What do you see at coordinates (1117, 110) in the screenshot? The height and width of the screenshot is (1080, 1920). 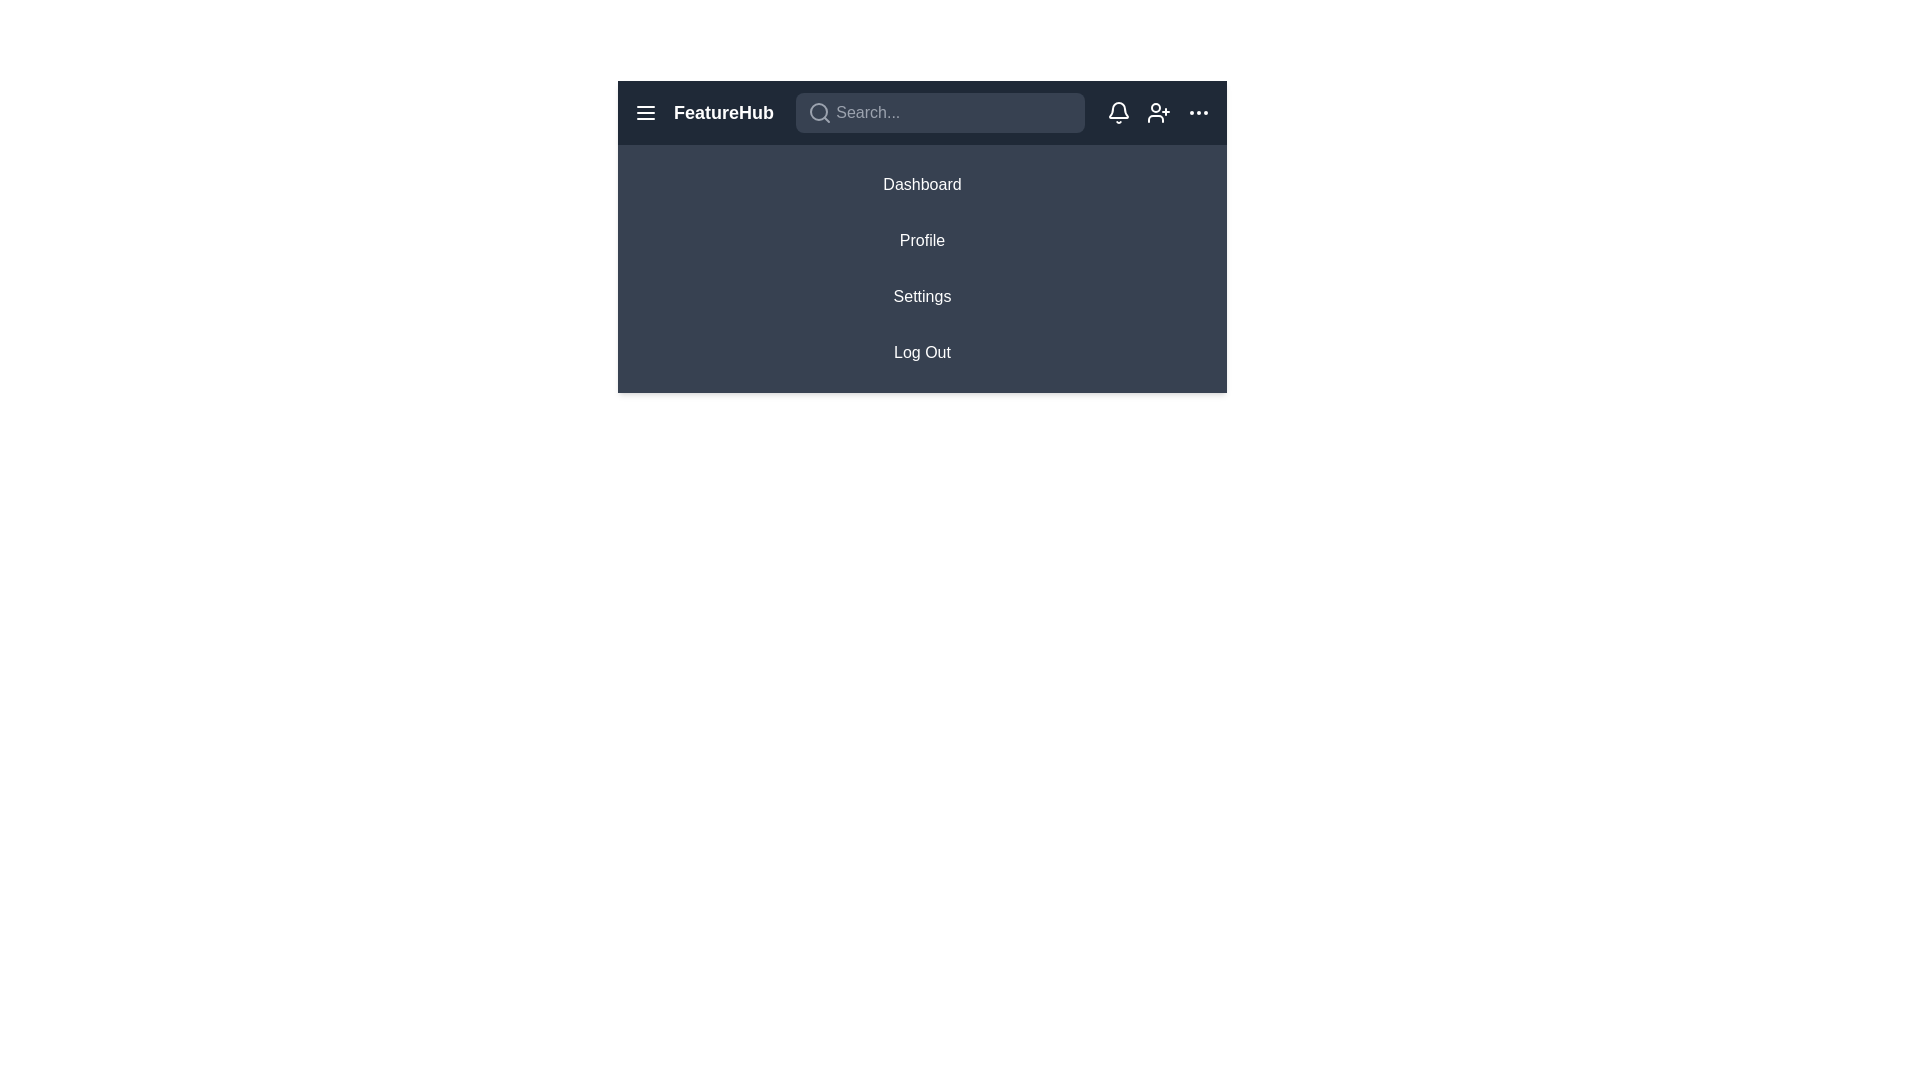 I see `the notification indicator icon located in the right section of the navigation bar` at bounding box center [1117, 110].